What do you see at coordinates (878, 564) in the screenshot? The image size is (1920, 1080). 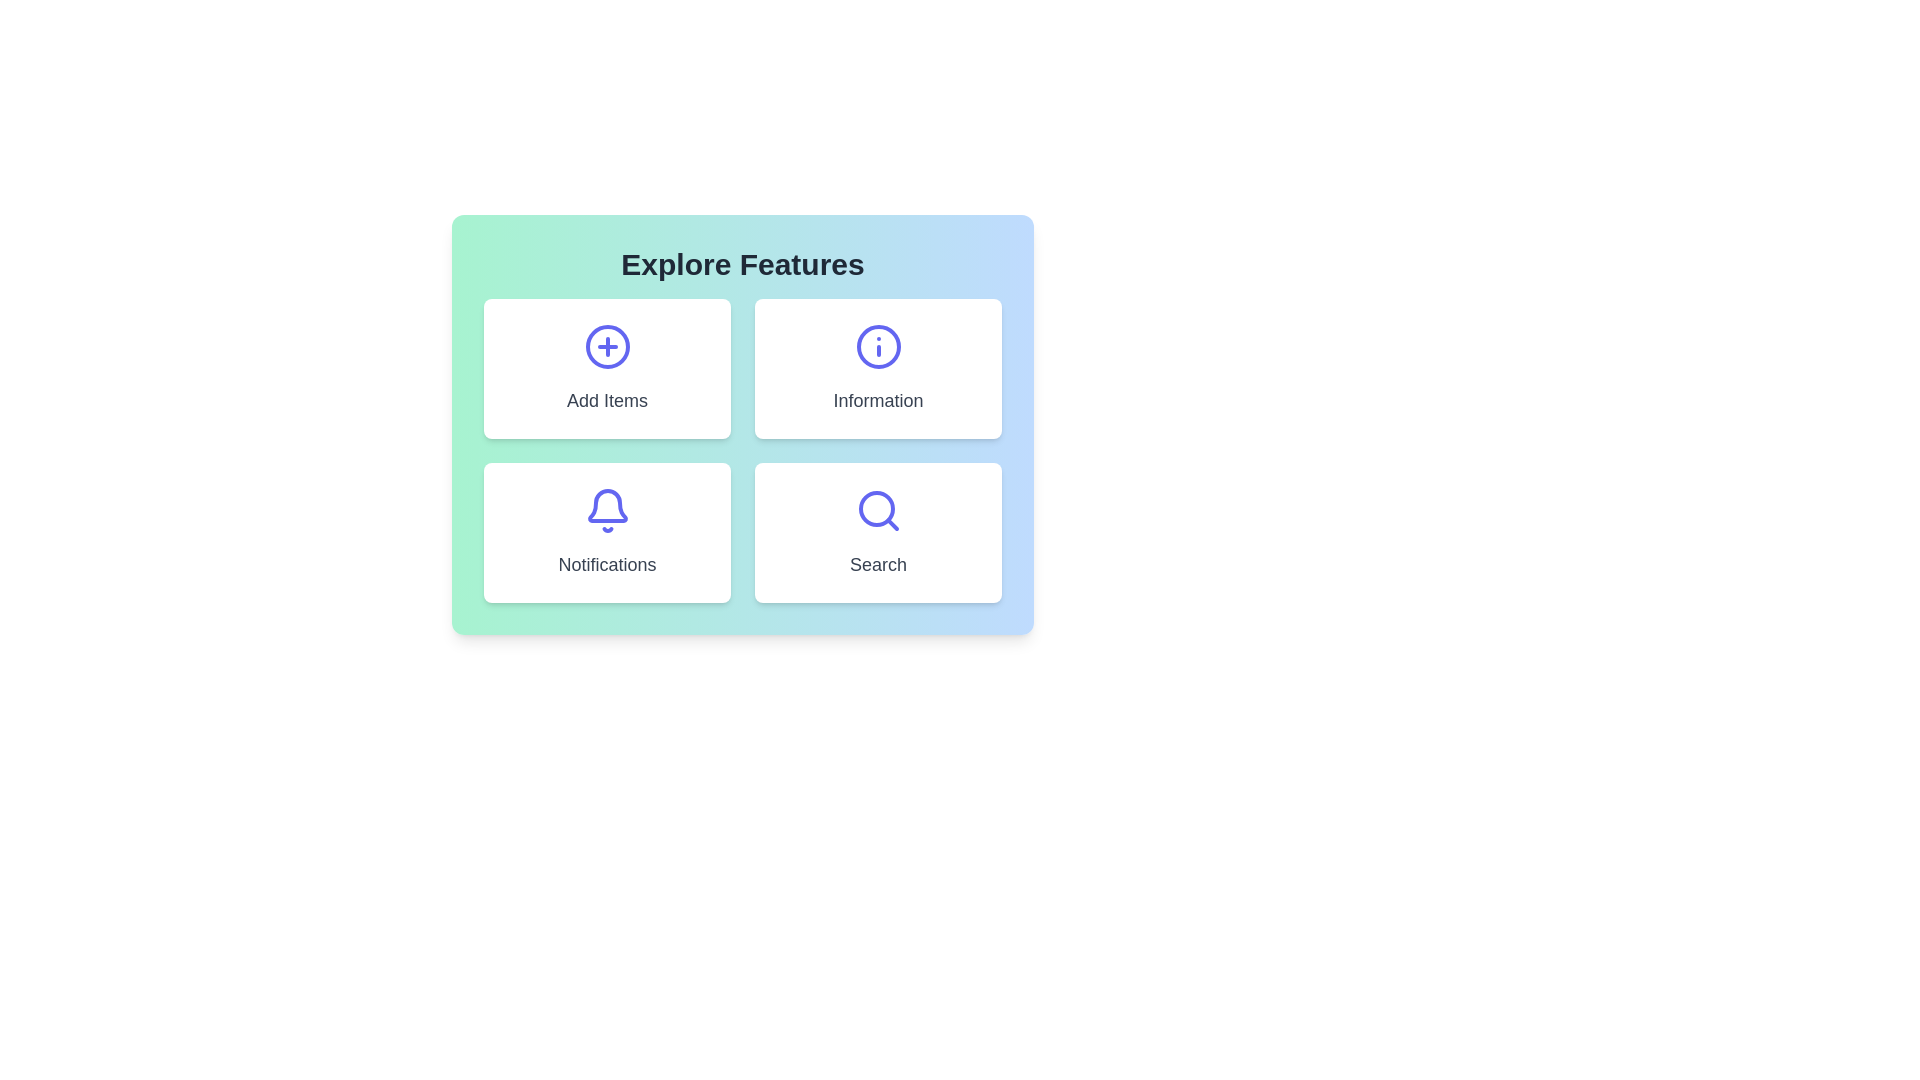 I see `the 'Search' Text Label located at the bottom center of its card in the grid of four cards under 'Explore Features'` at bounding box center [878, 564].